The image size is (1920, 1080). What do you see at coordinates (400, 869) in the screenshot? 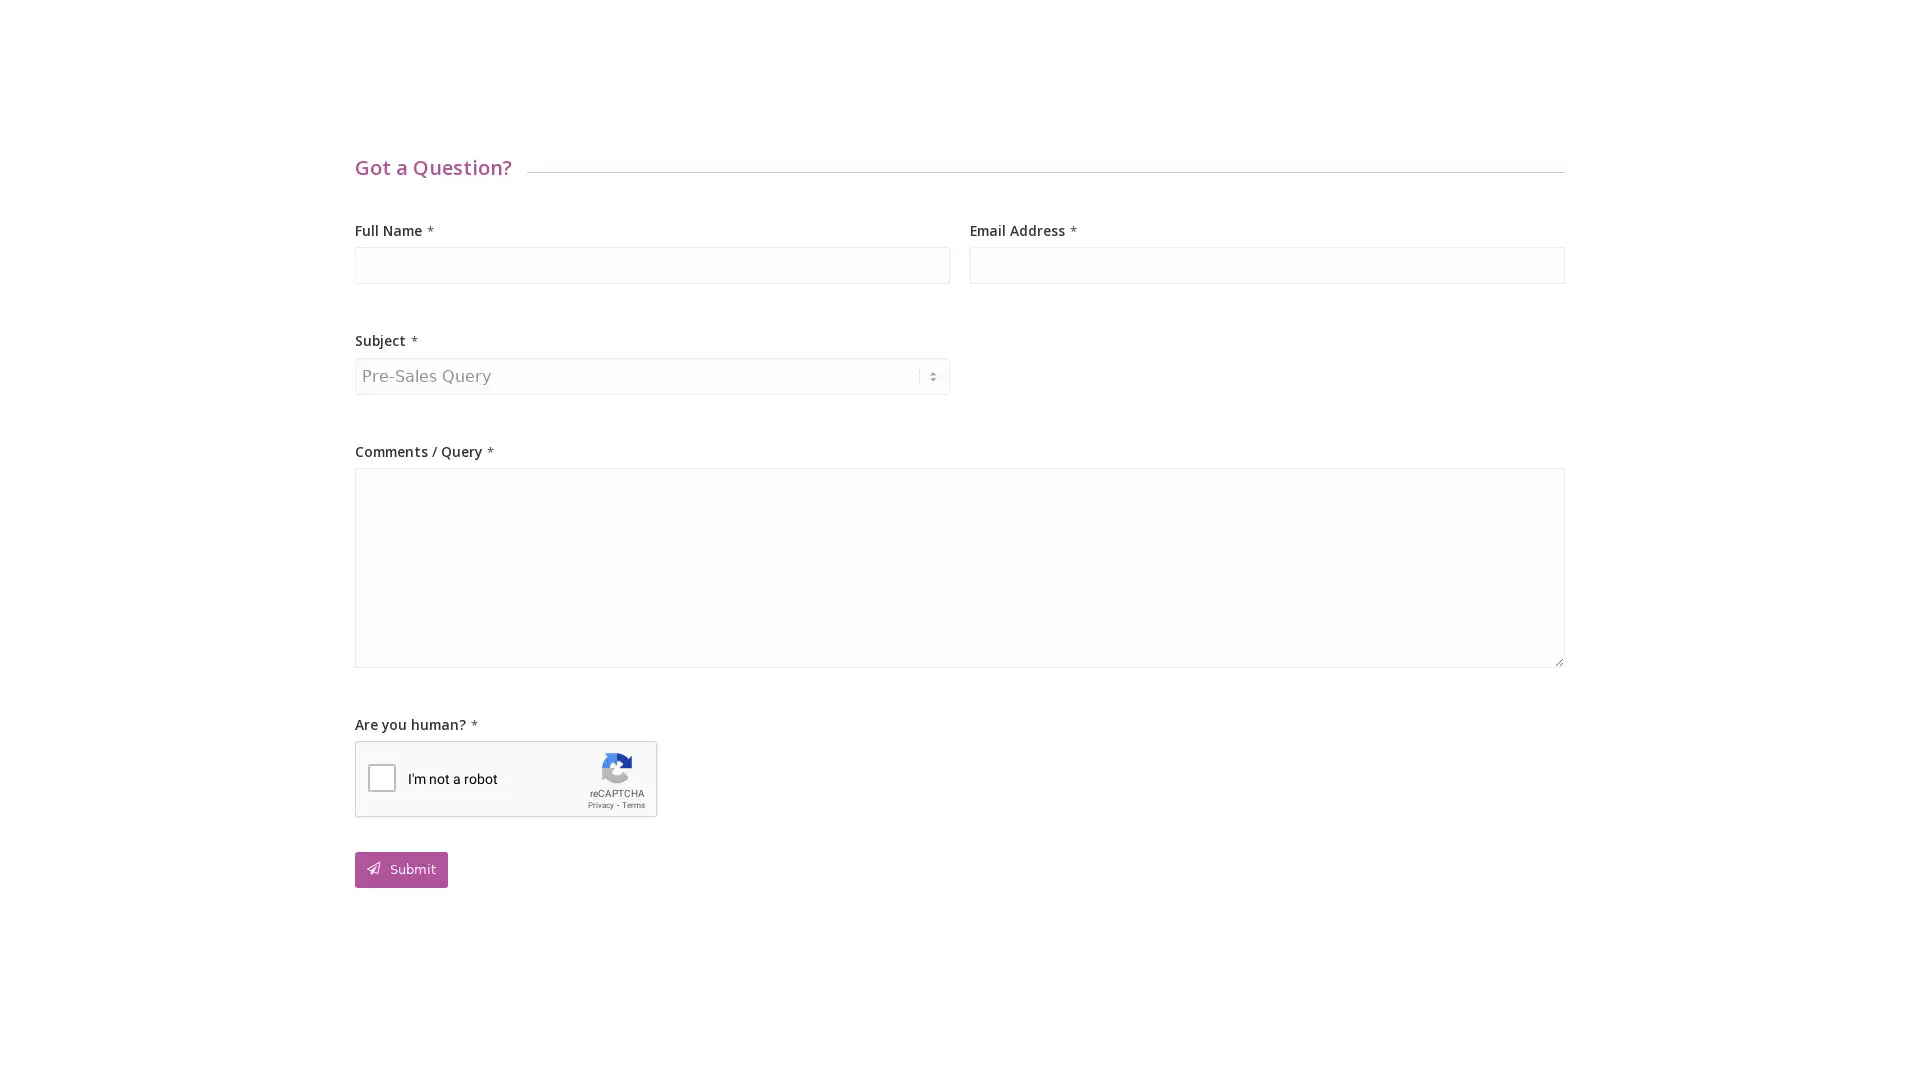
I see `Submit` at bounding box center [400, 869].